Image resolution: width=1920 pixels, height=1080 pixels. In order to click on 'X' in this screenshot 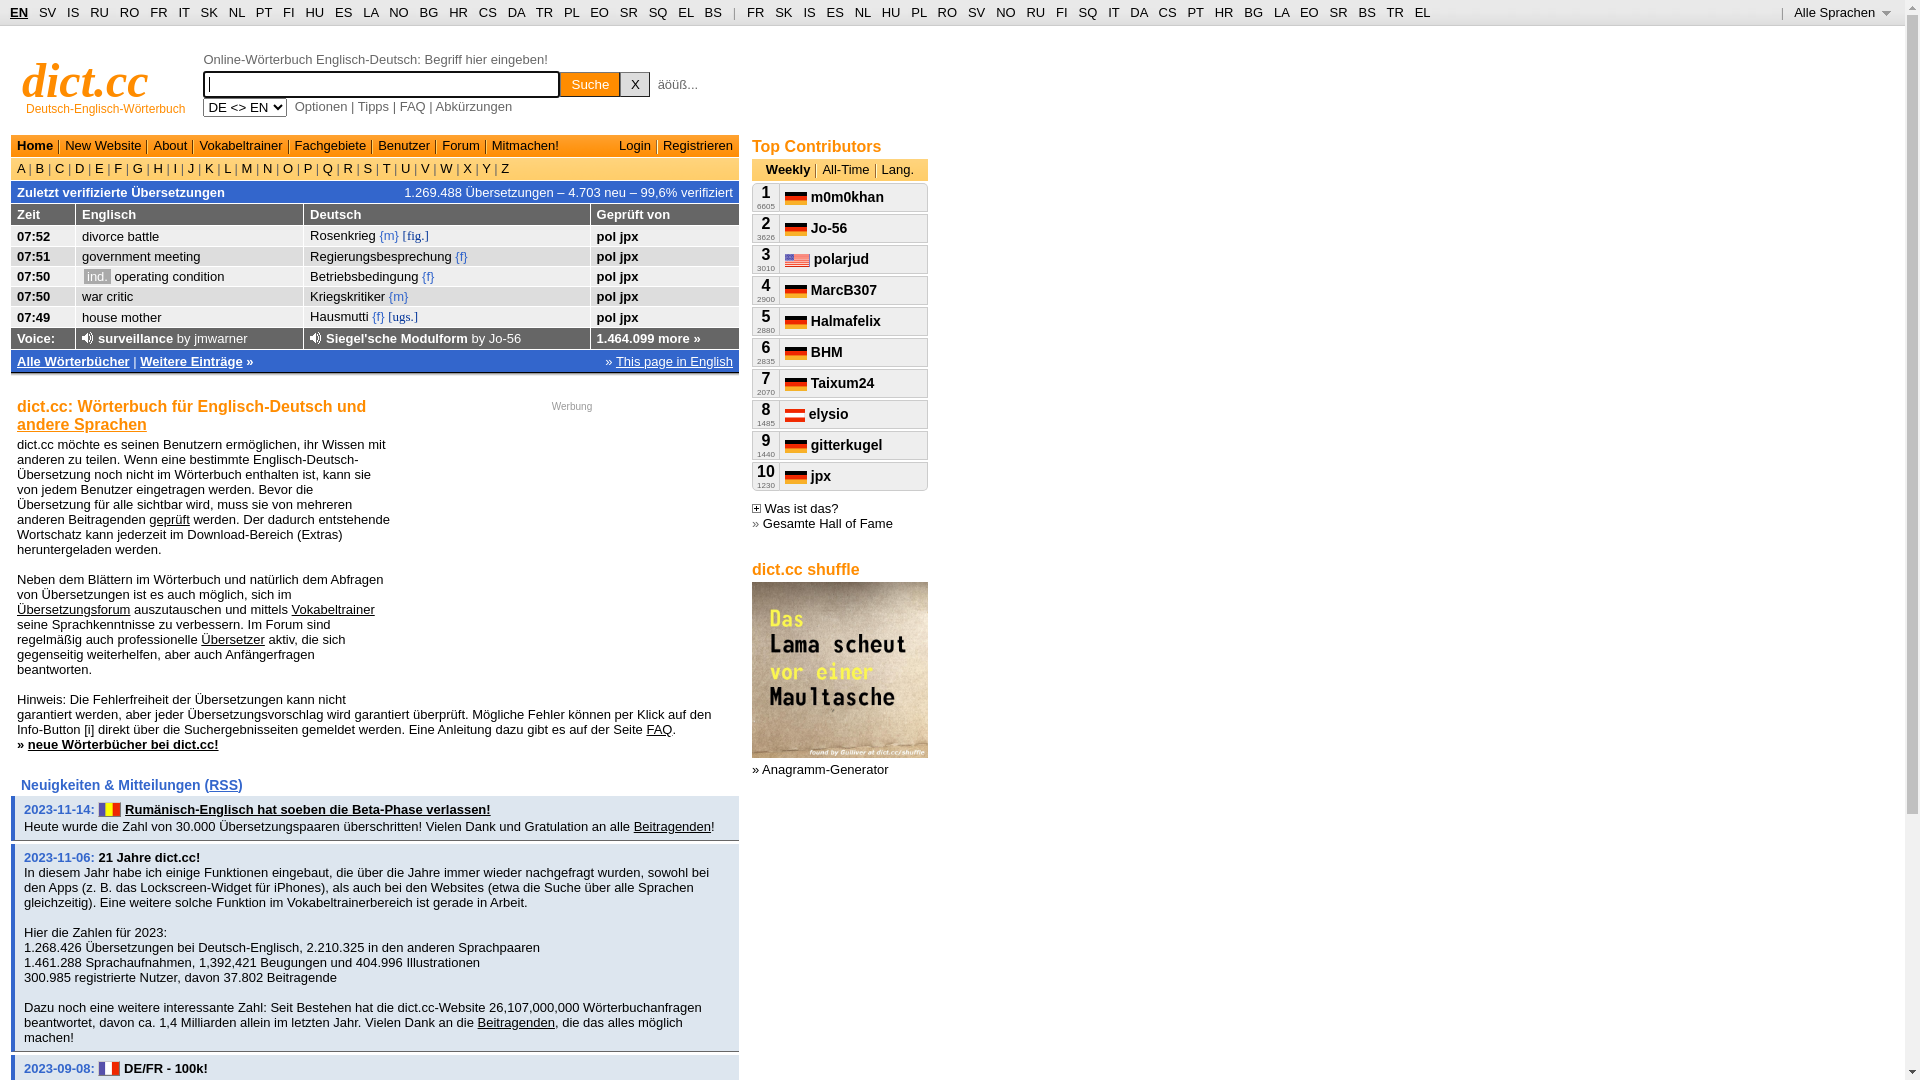, I will do `click(467, 167)`.